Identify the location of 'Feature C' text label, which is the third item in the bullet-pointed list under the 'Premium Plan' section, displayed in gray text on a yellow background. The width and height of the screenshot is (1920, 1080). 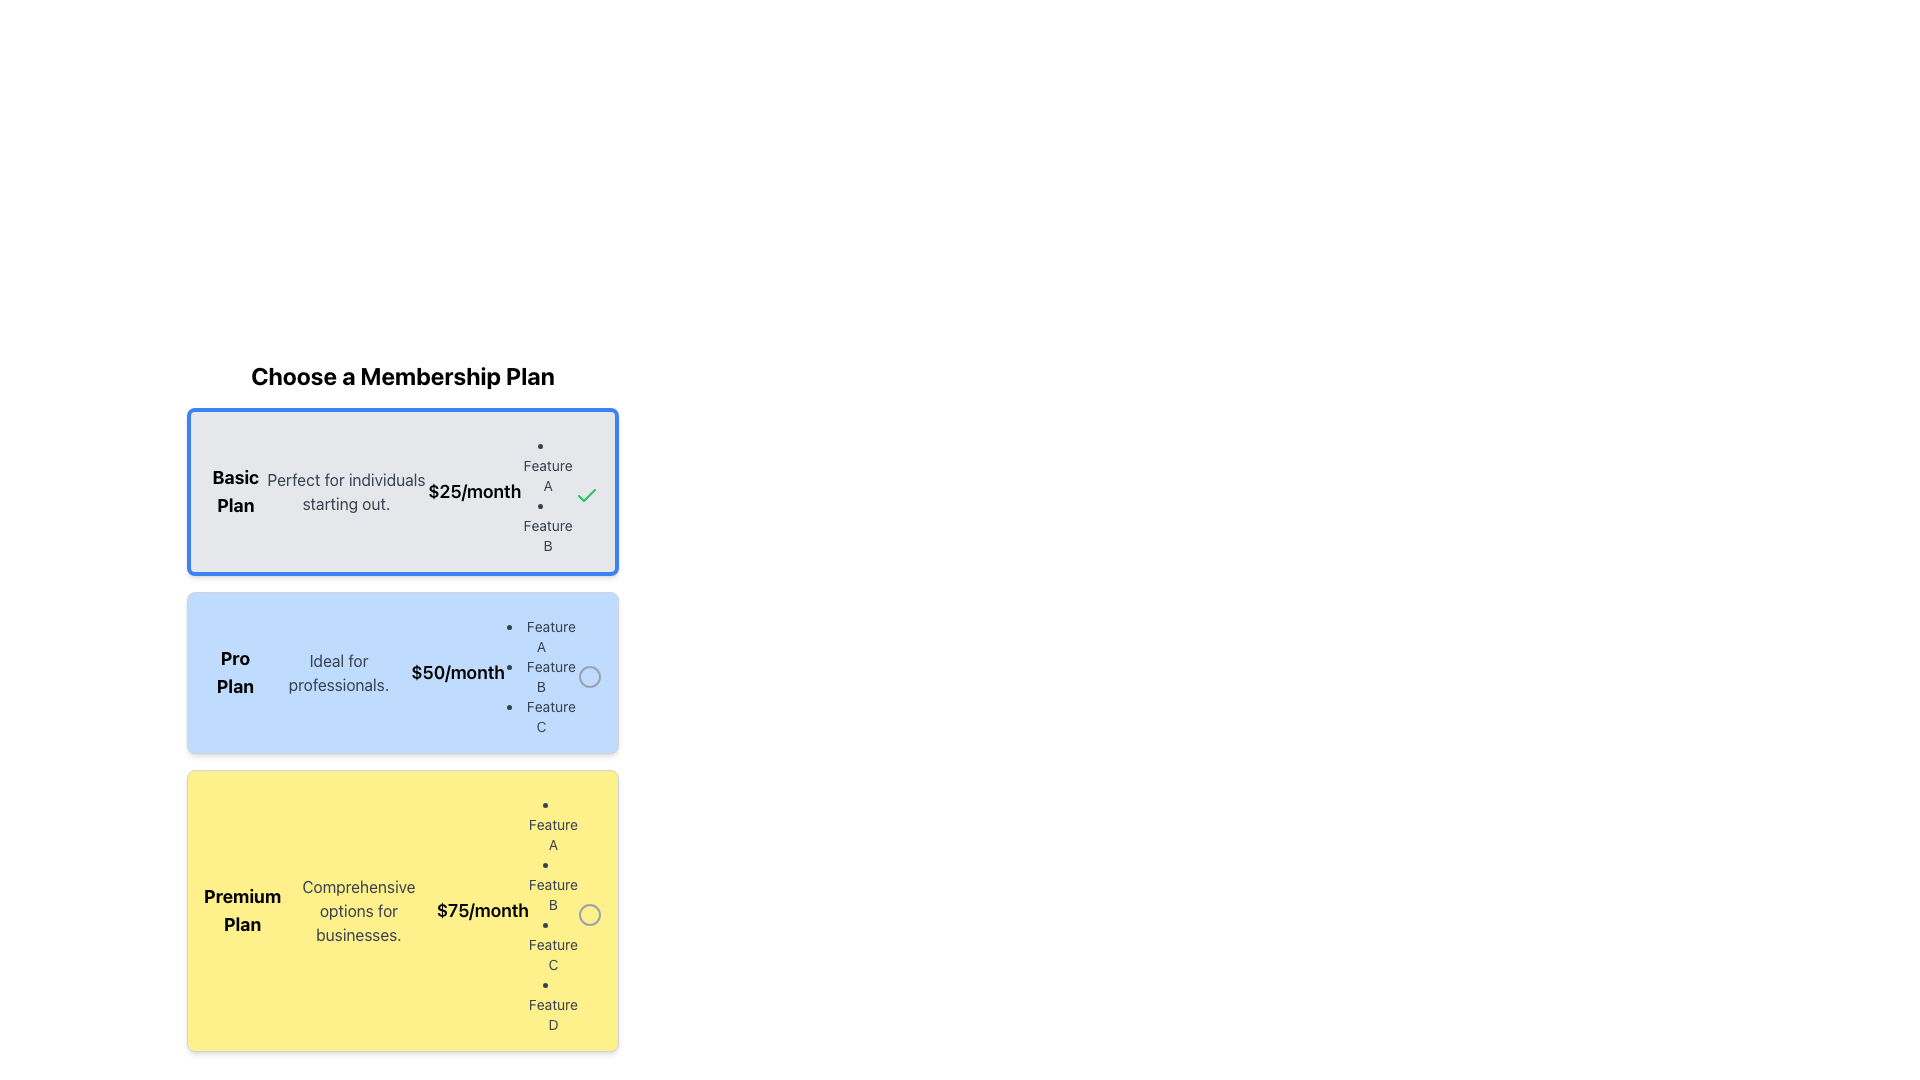
(553, 945).